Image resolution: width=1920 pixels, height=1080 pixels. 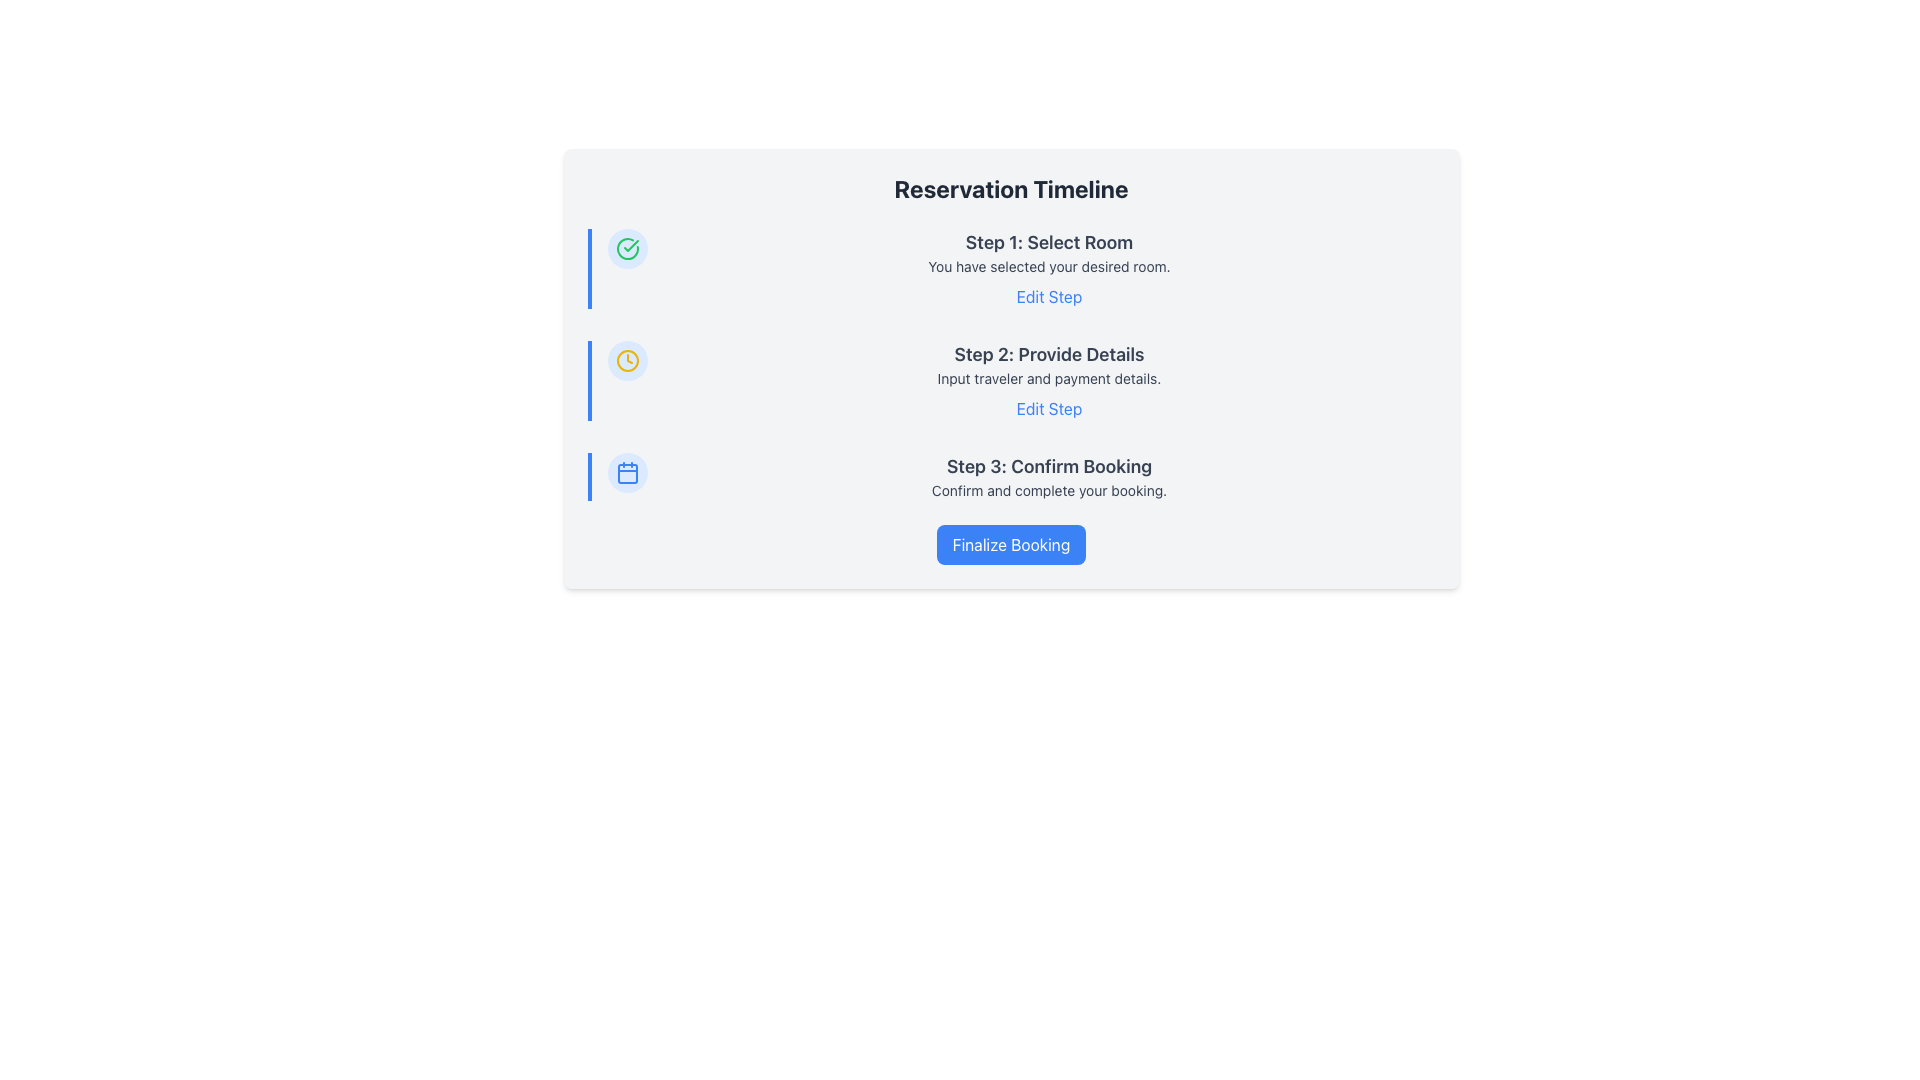 I want to click on the descriptive text element located within the 'Step 2: Provide Details' section of the 'Reservation Timeline', positioned directly below the heading and above the 'Edit Step' link, so click(x=1048, y=378).